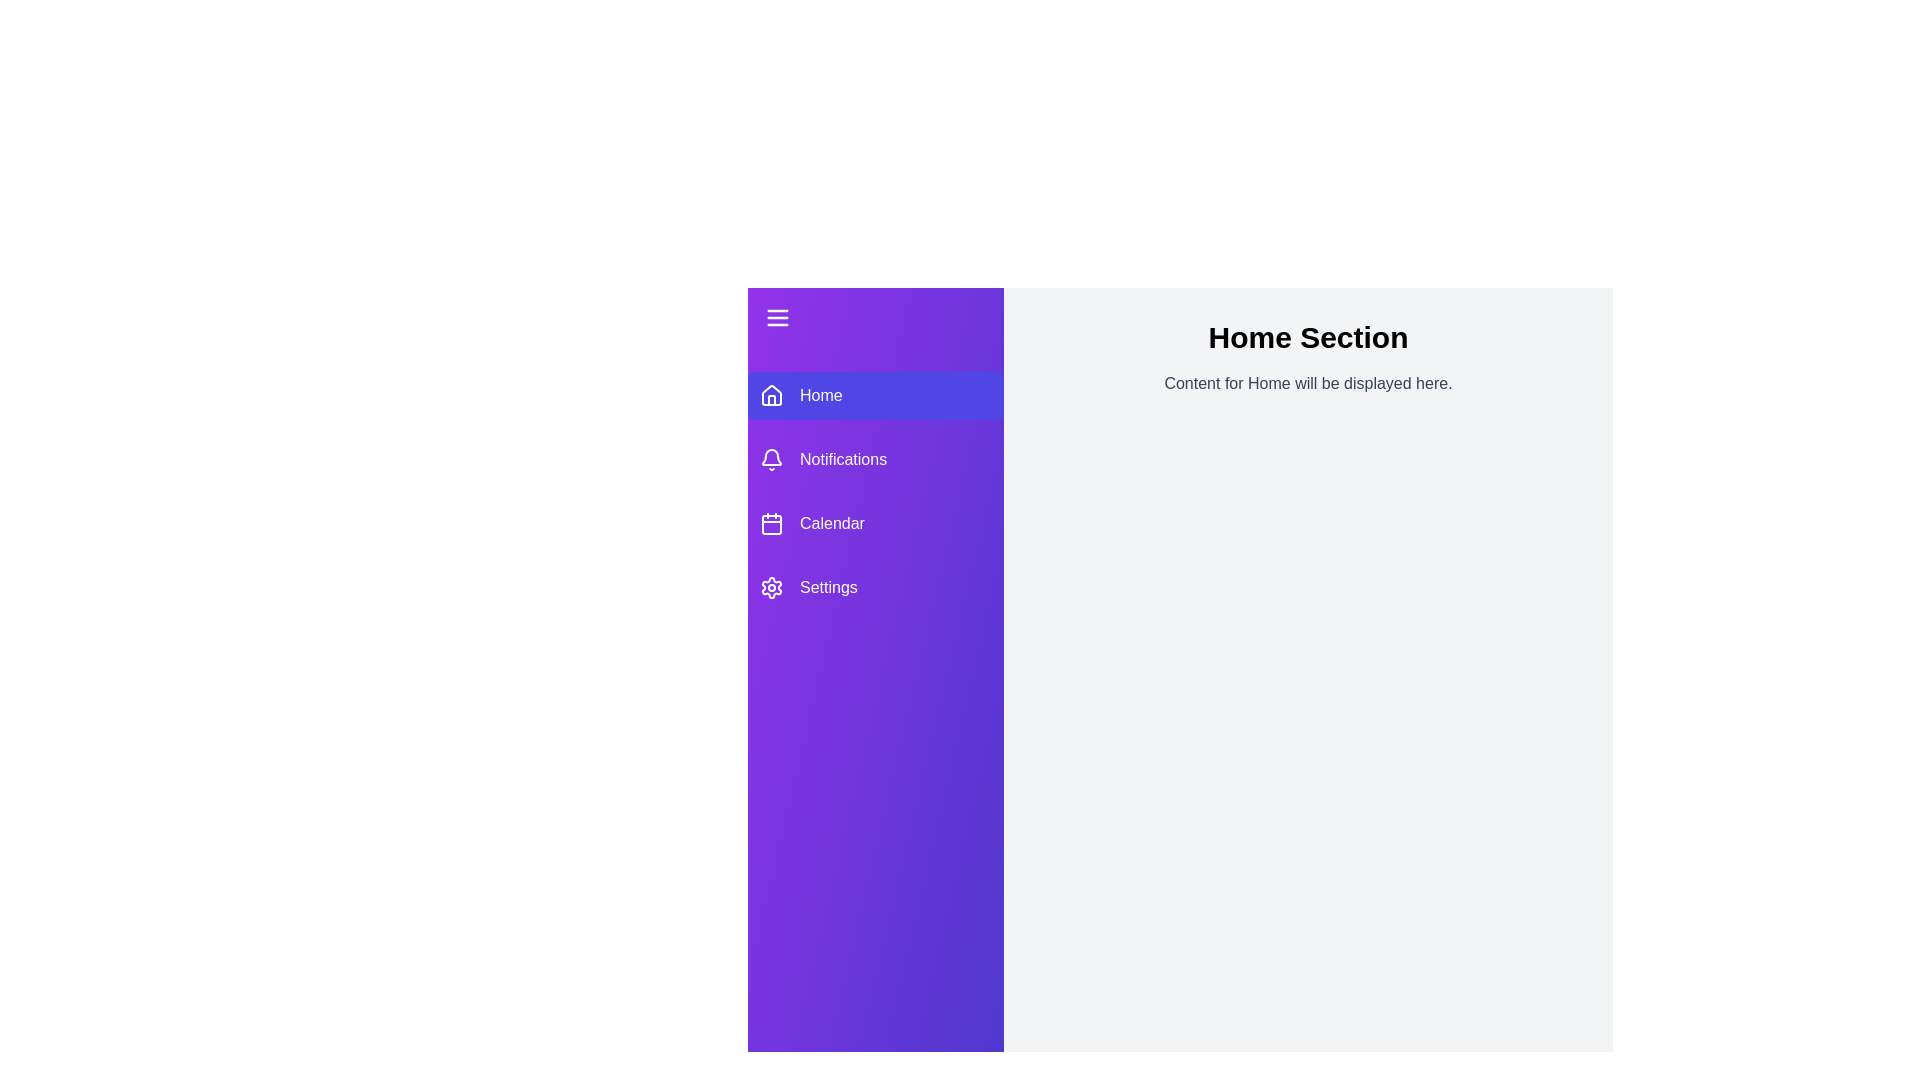 This screenshot has height=1080, width=1920. What do you see at coordinates (875, 396) in the screenshot?
I see `the menu item Home in the sidebar` at bounding box center [875, 396].